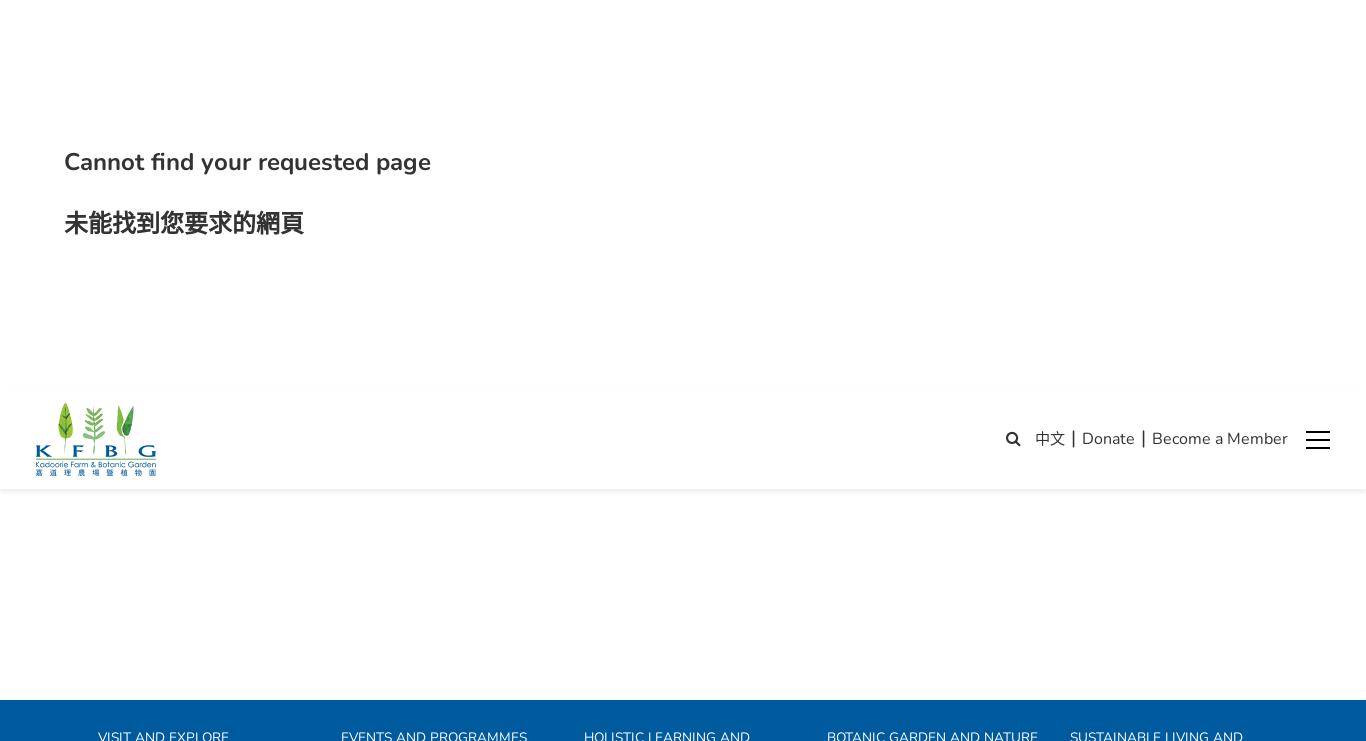  Describe the element at coordinates (1131, 446) in the screenshot. I see `'Why farming matters?'` at that location.